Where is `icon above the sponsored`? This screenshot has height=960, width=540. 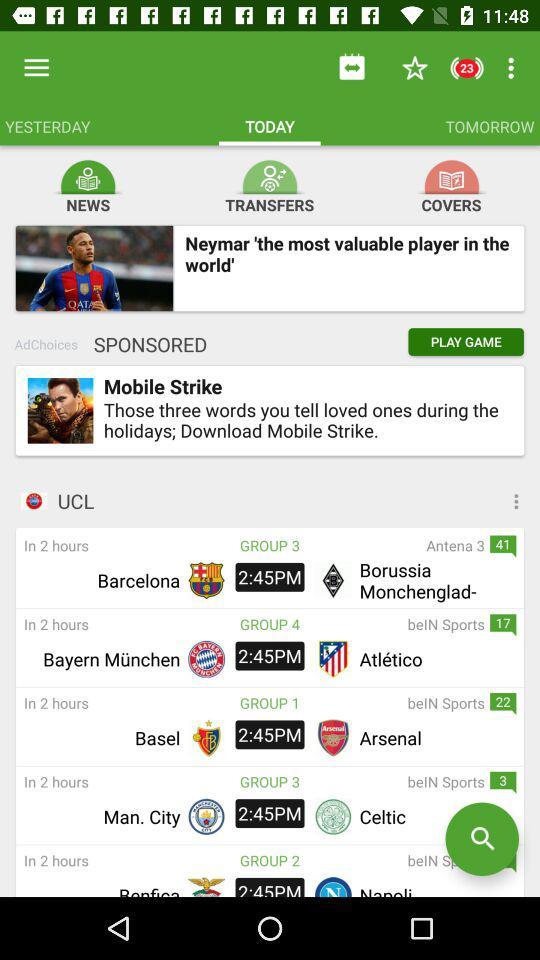
icon above the sponsored is located at coordinates (93, 267).